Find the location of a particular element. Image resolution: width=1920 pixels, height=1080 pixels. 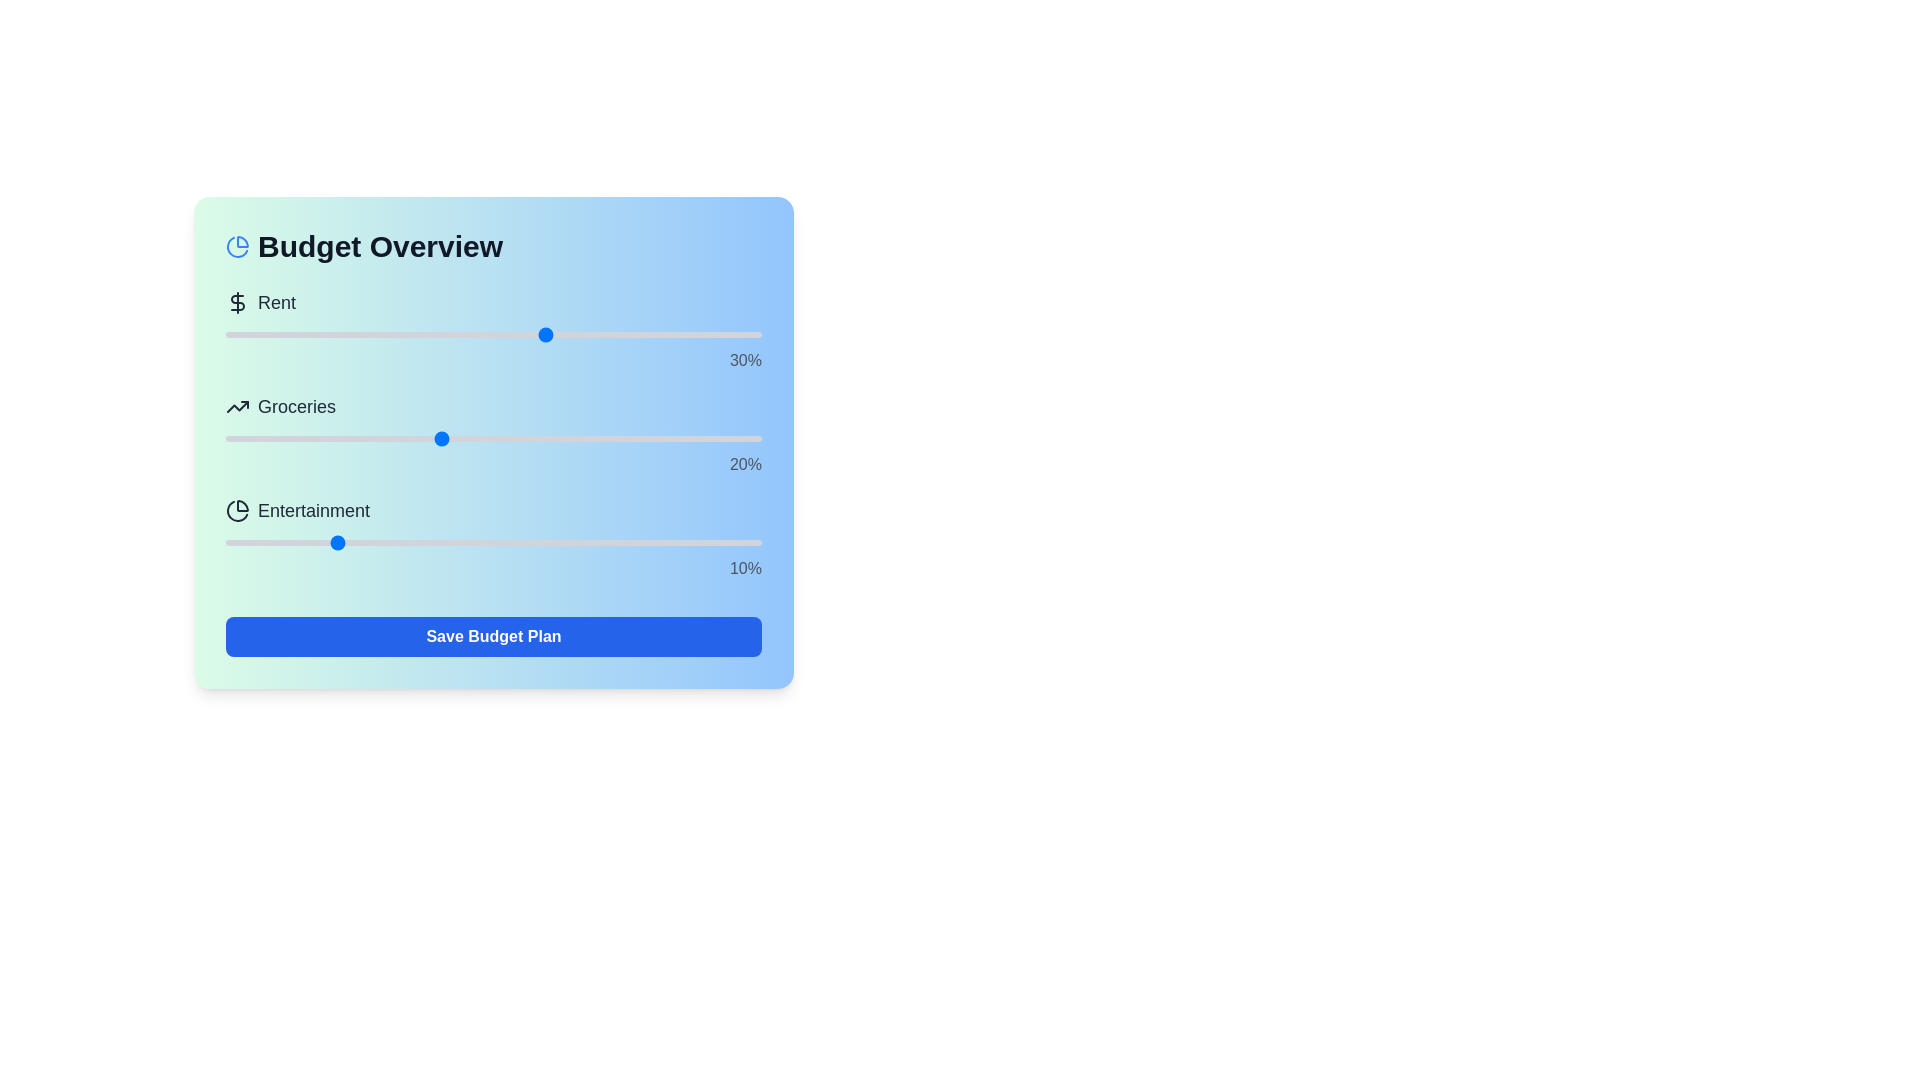

the 'Entertainment' slider is located at coordinates (365, 543).